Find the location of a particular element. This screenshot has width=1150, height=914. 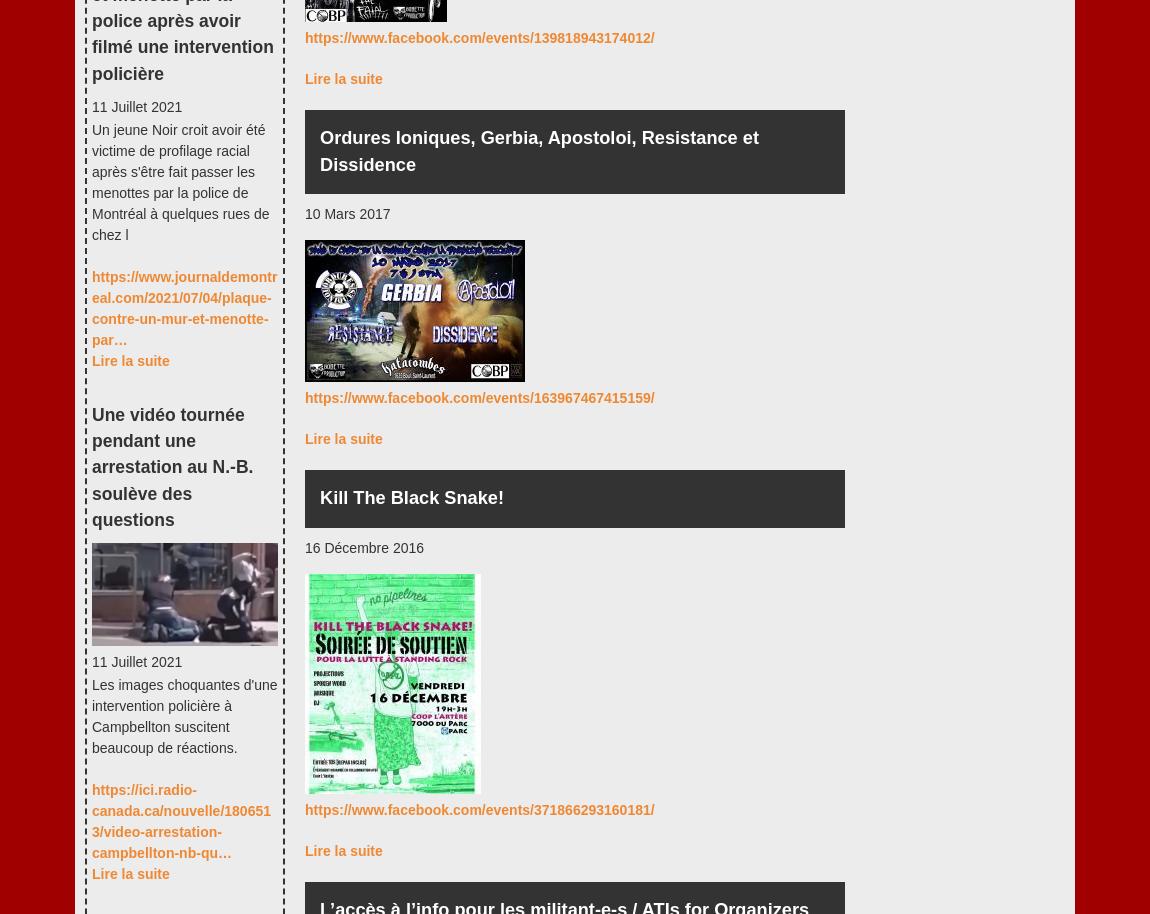

'Un jeune Noir croit avoir été victime de profilage racial après s'être fait passer les menottes par la police de Montréal à quelques rues de chez l' is located at coordinates (91, 180).